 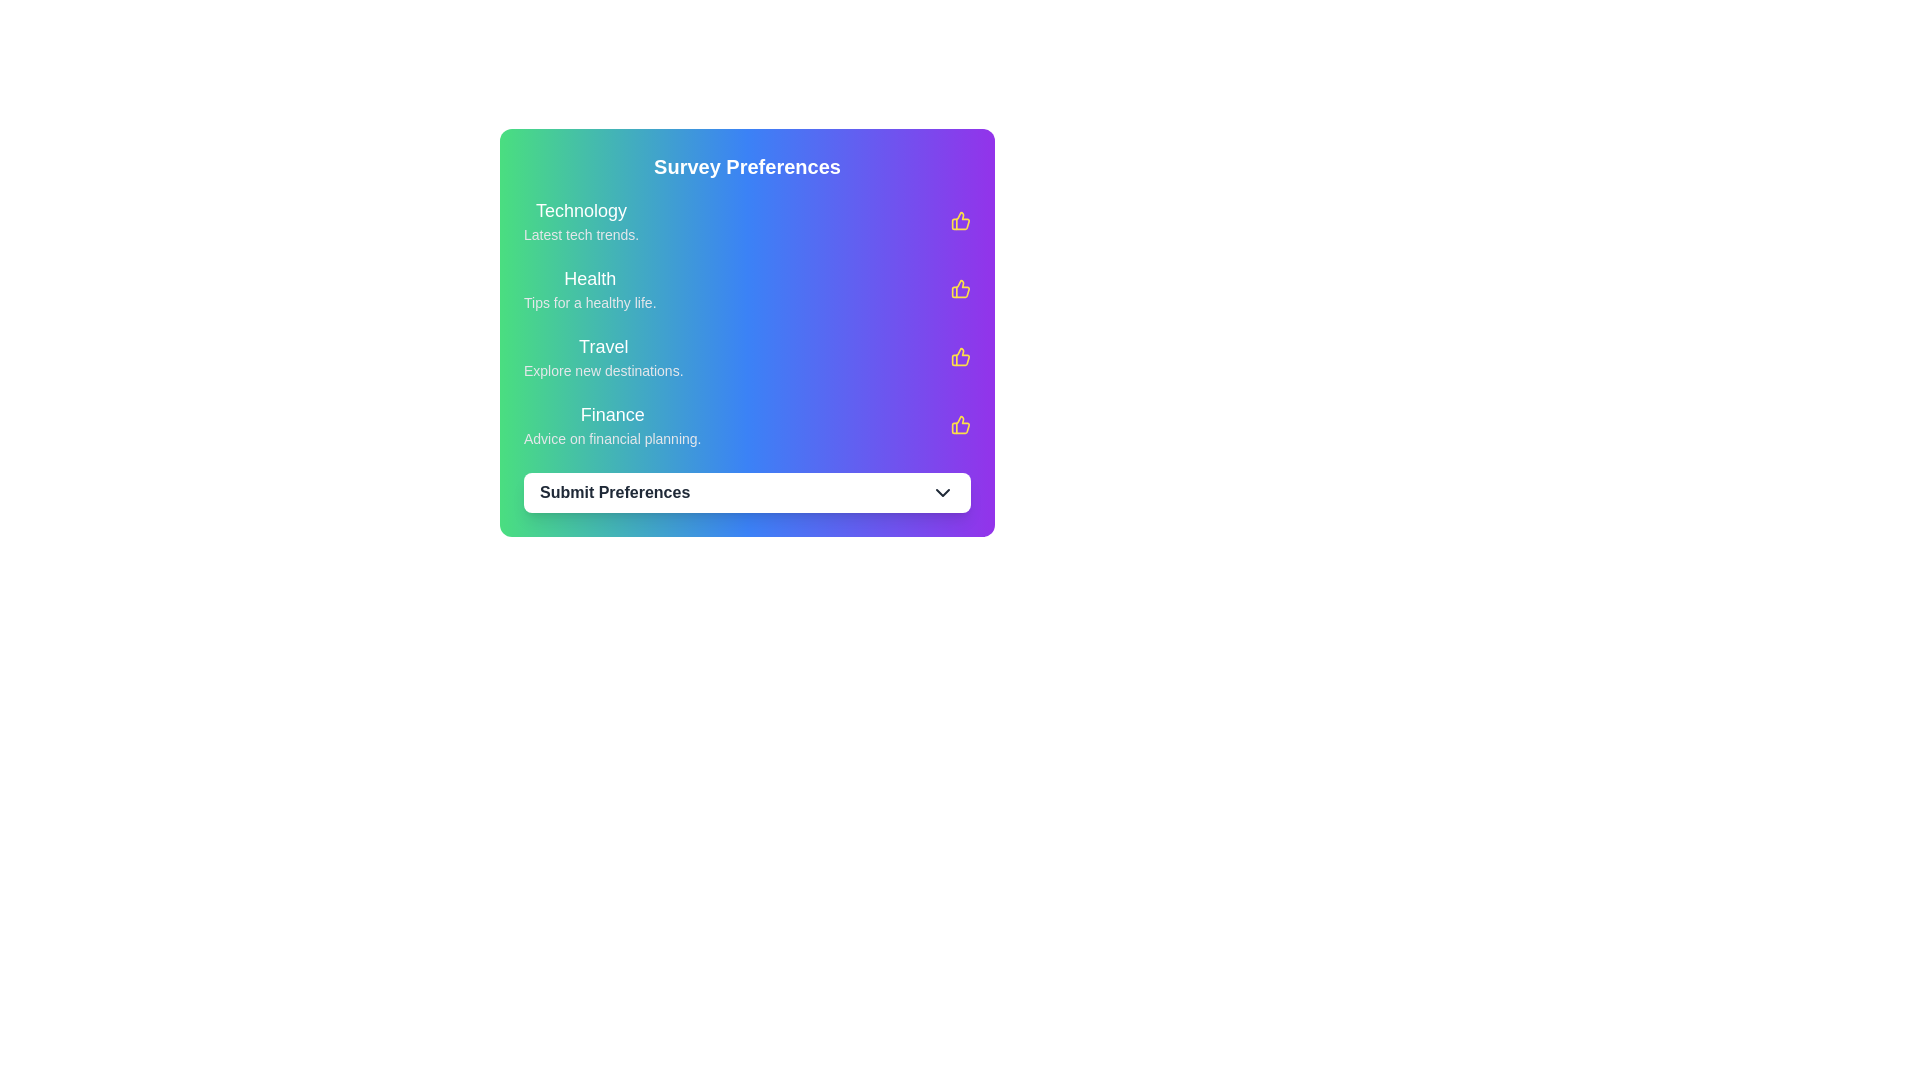 What do you see at coordinates (944, 356) in the screenshot?
I see `the thumbs-up icon representing the 'Travel' preference` at bounding box center [944, 356].